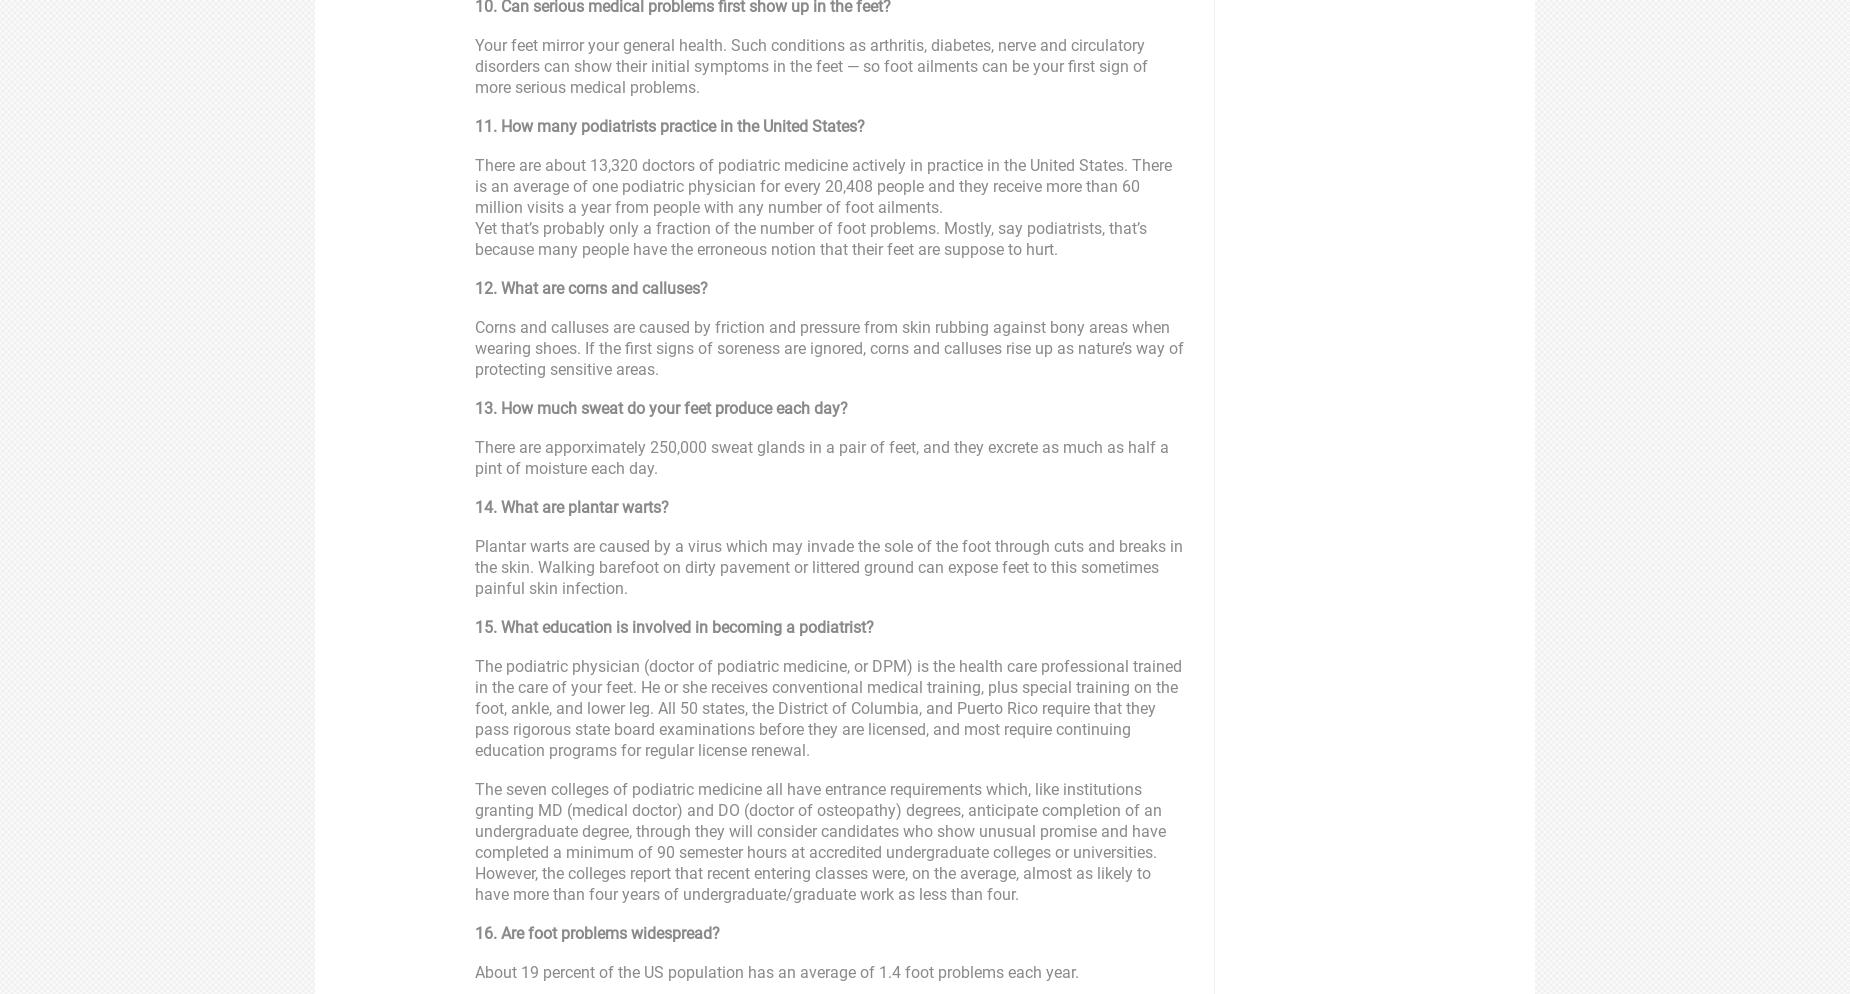 The width and height of the screenshot is (1850, 994). I want to click on 'The podiatric physician (doctor of podiatric medicine, or DPM) is the health care professional trained in the care of your feet. He or she receives conventional medical training, plus special training on the foot, ankle, and lower leg. All 50 states, the District of Columbia, and Puerto Rico require that they pass rigorous state board examinations before they are licensed, and most require continuing education programs for regular license renewal.', so click(828, 707).